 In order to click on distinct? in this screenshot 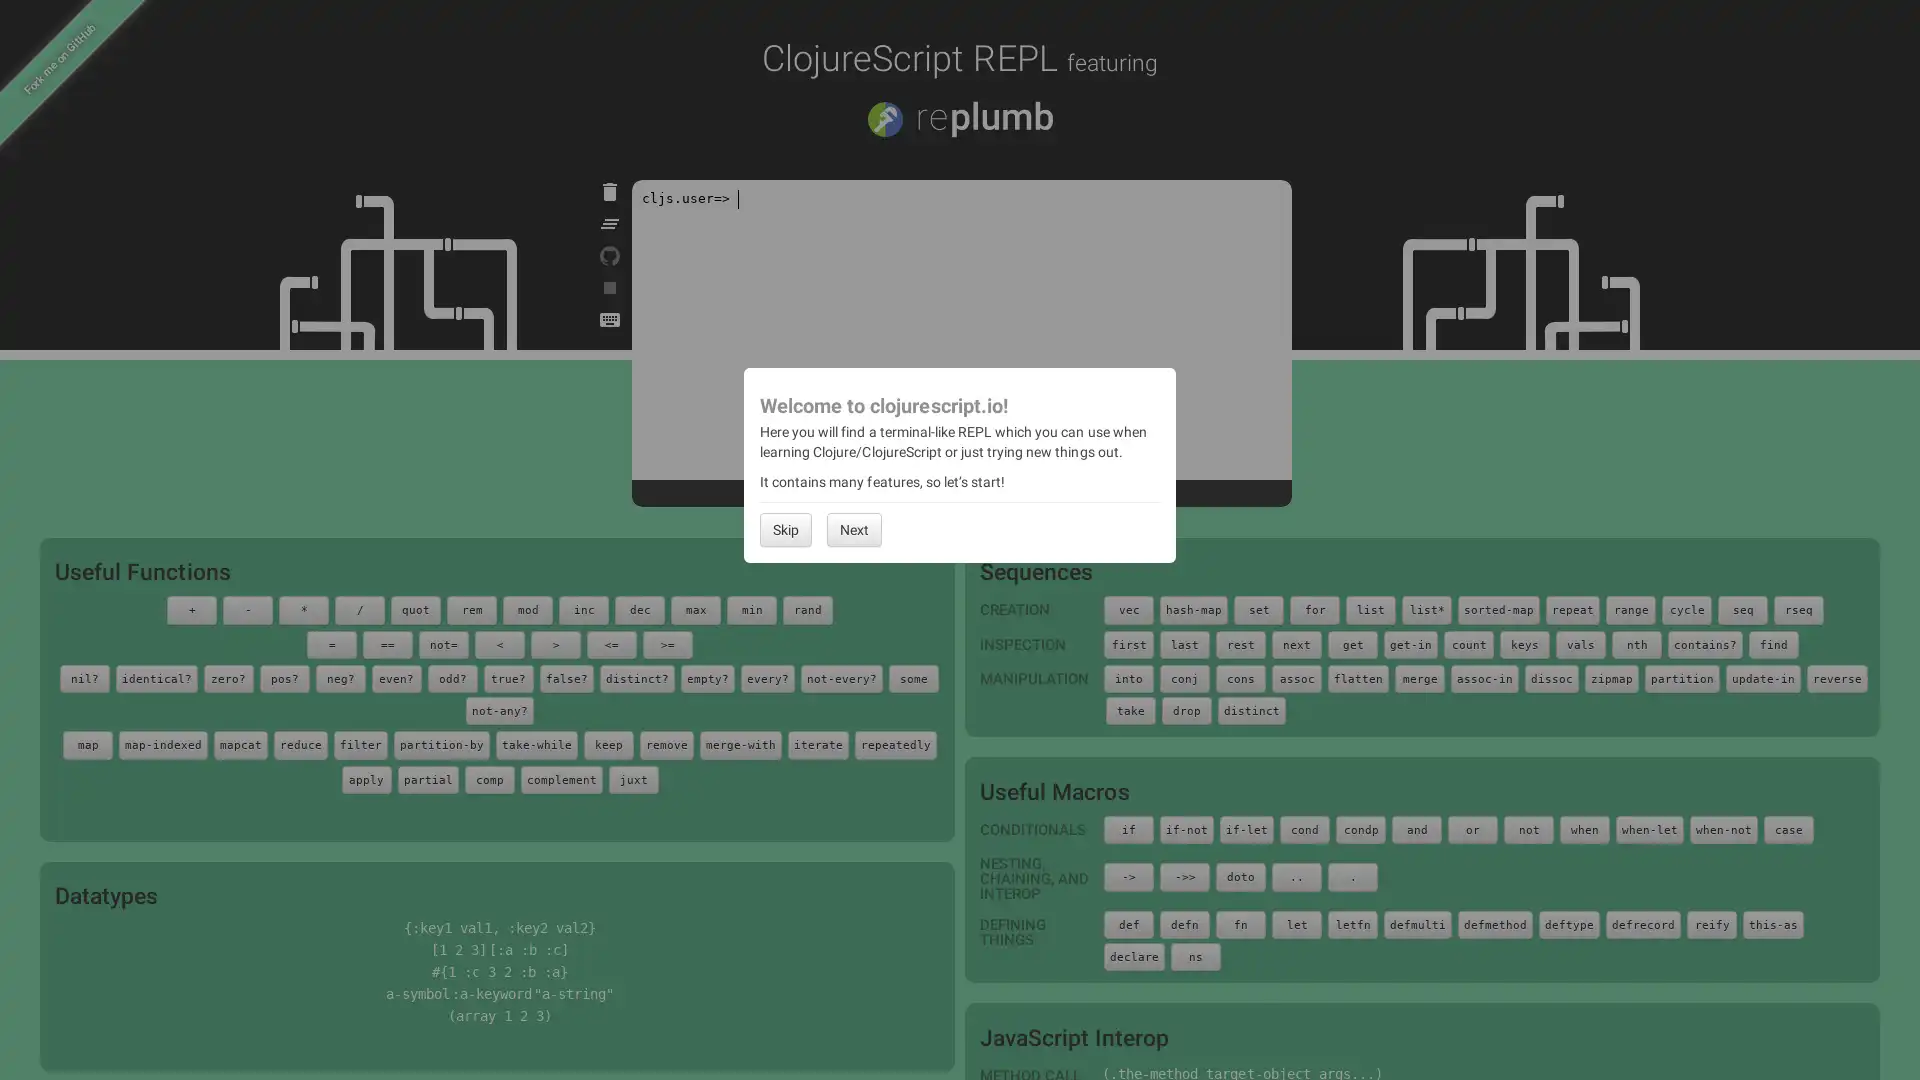, I will do `click(635, 677)`.